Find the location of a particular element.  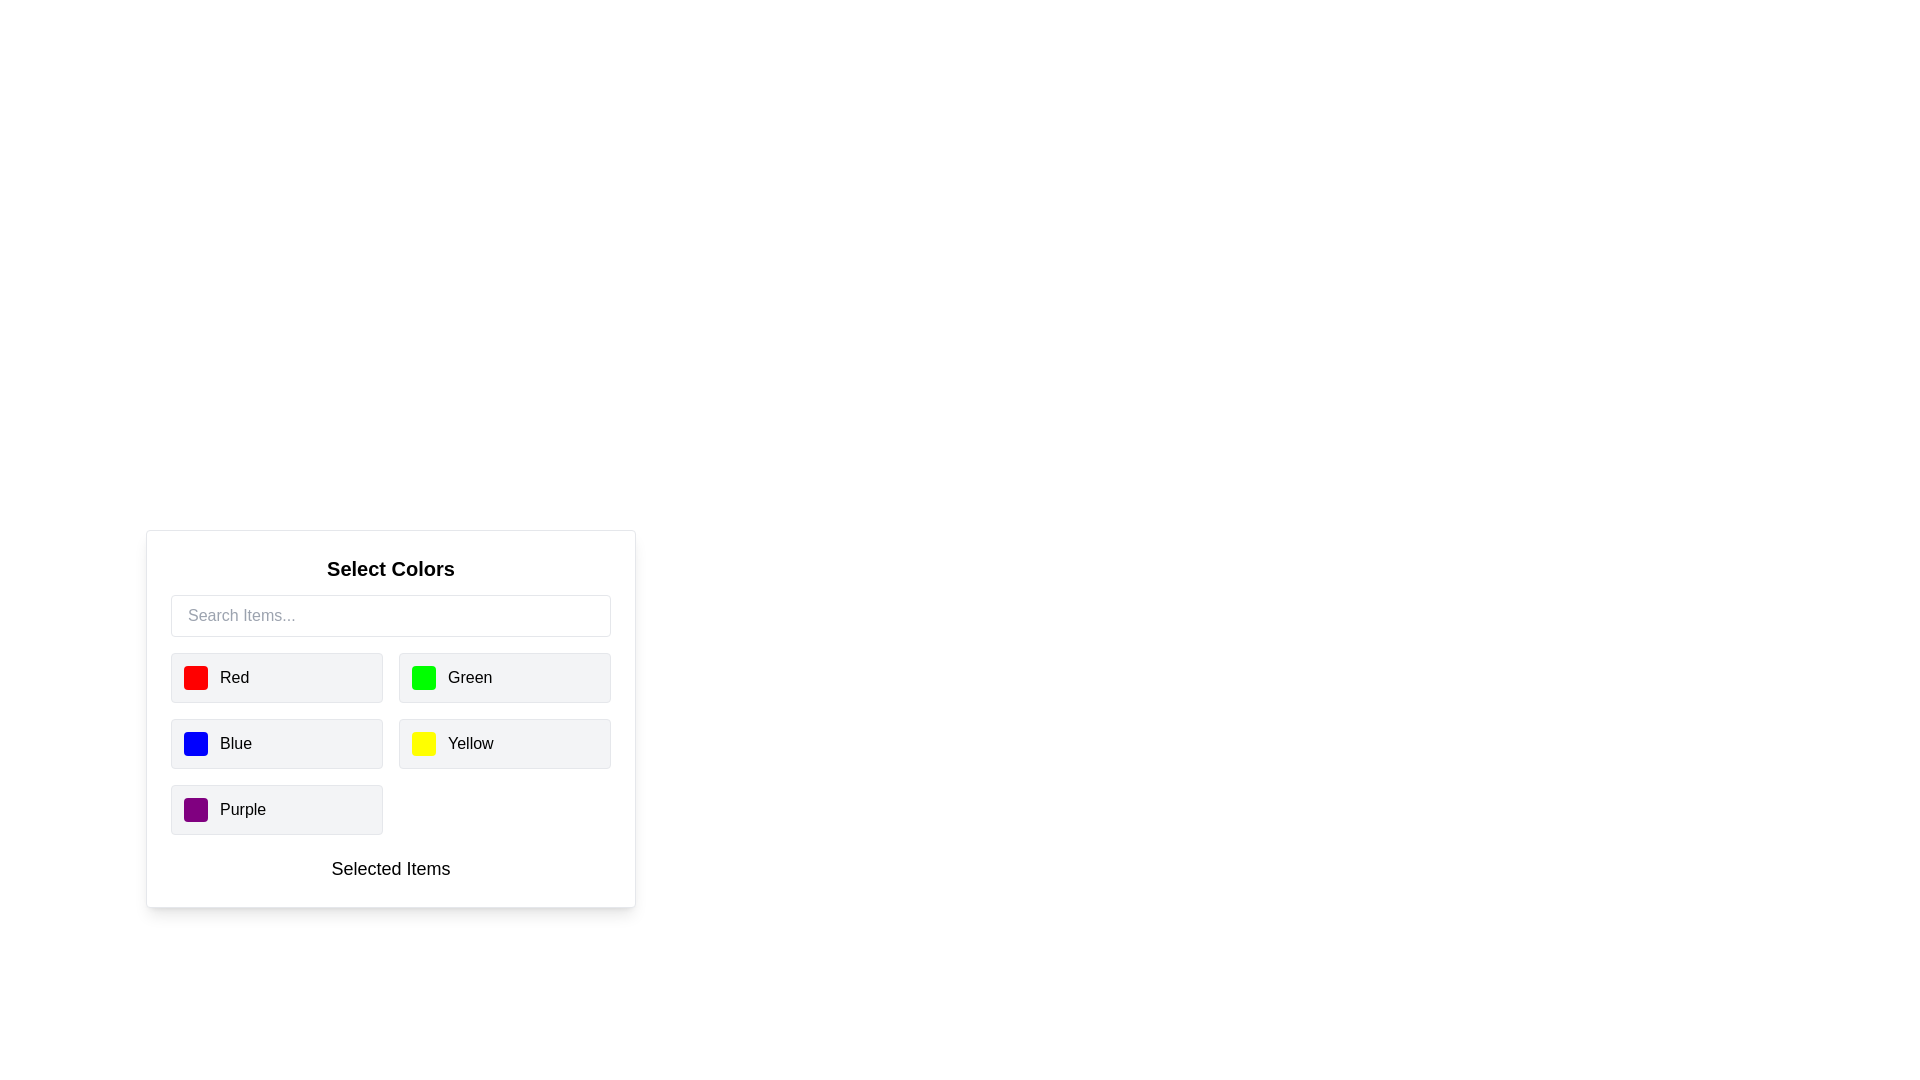

the grid of selectable items containing five color options (Red, Green, Blue, Yellow, and Purple) is located at coordinates (390, 744).